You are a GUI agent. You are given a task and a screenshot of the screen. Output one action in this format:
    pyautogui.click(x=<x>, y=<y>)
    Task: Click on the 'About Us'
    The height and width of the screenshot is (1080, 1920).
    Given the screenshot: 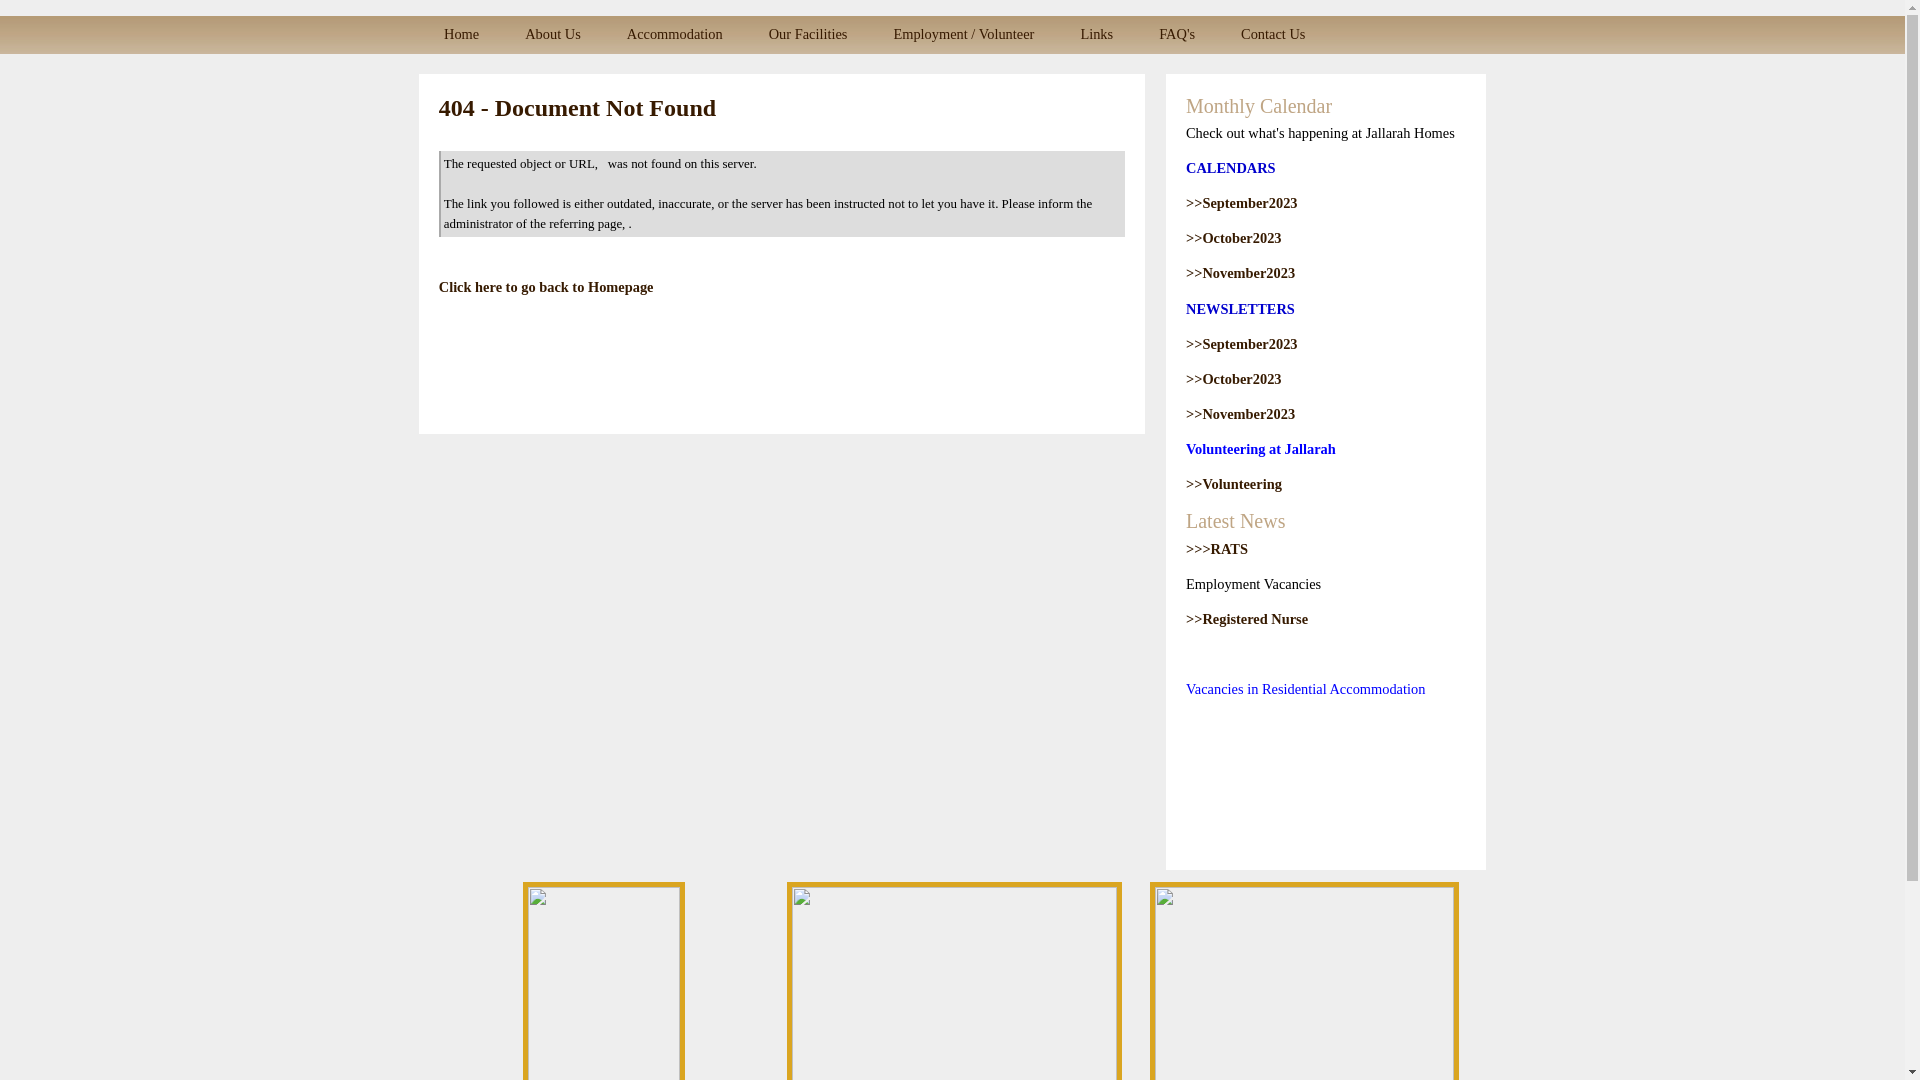 What is the action you would take?
    pyautogui.click(x=552, y=34)
    